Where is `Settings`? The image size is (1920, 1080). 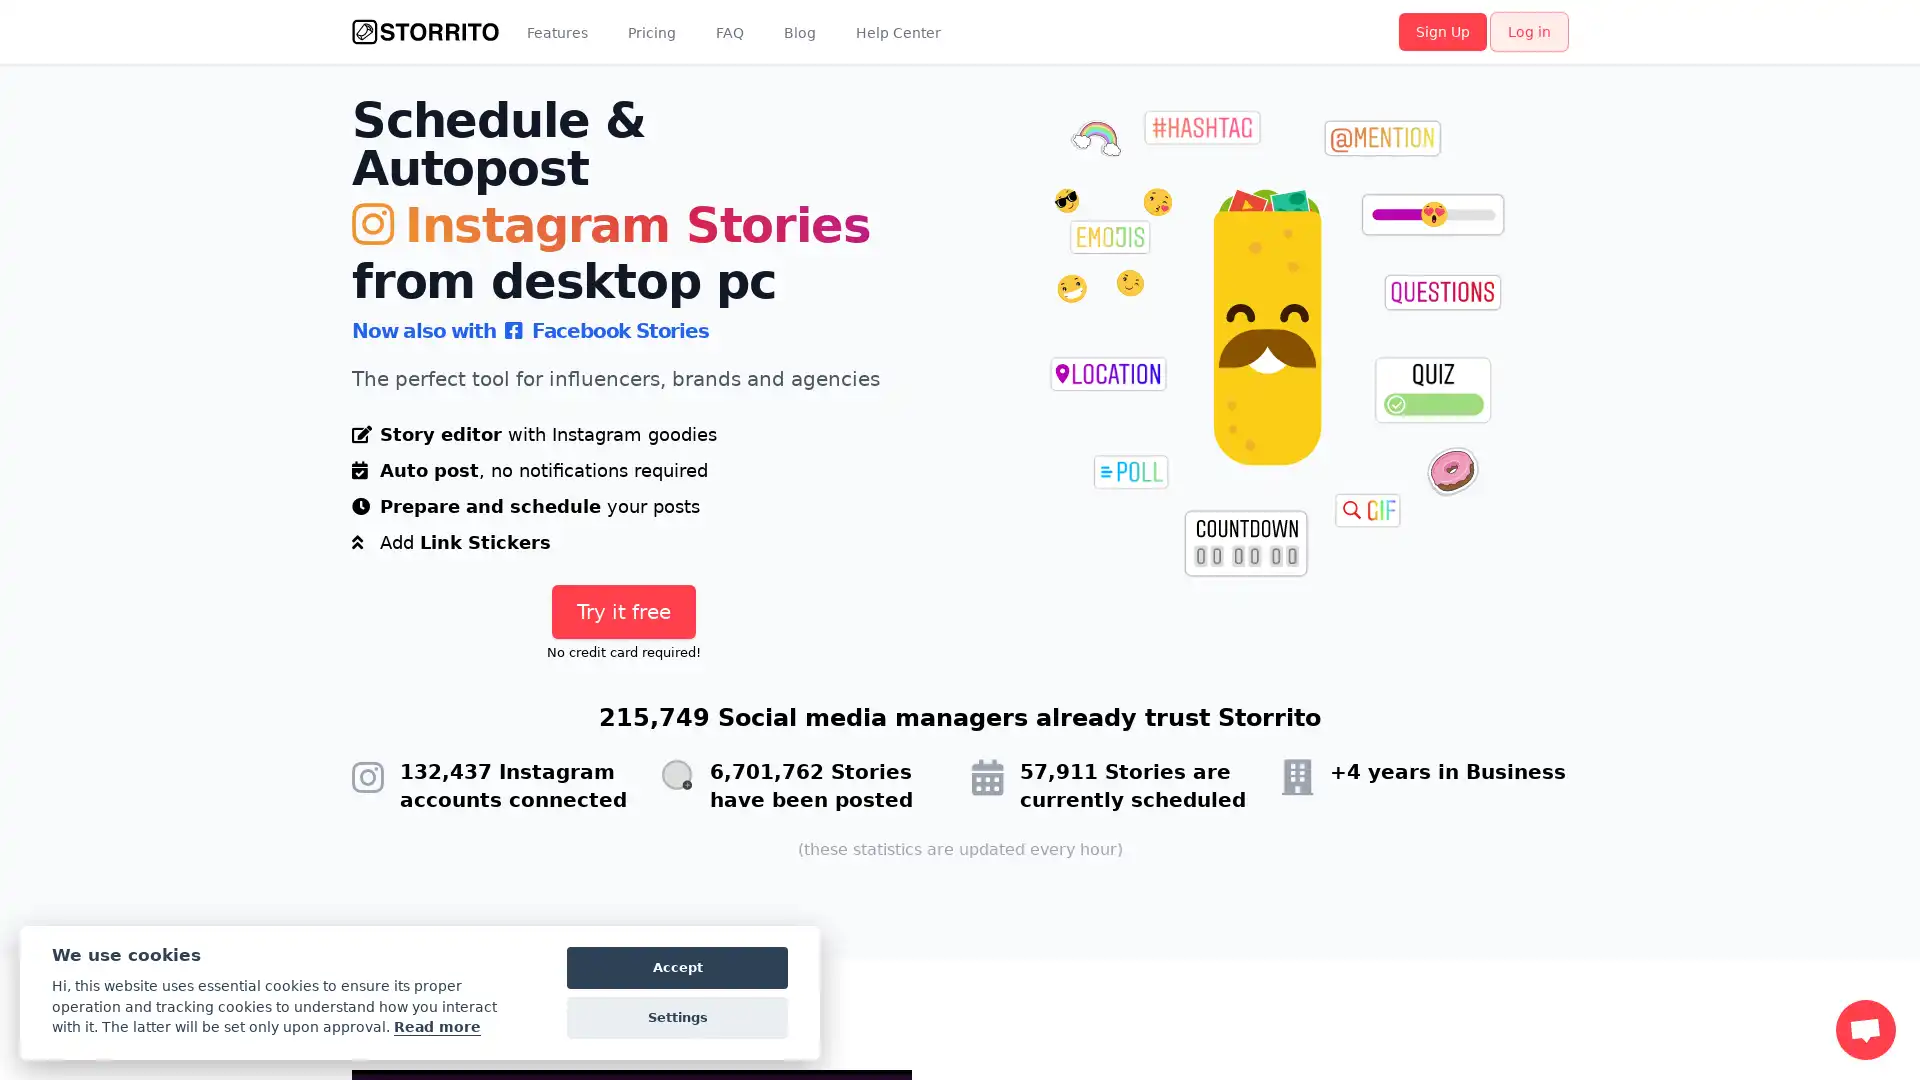
Settings is located at coordinates (677, 1018).